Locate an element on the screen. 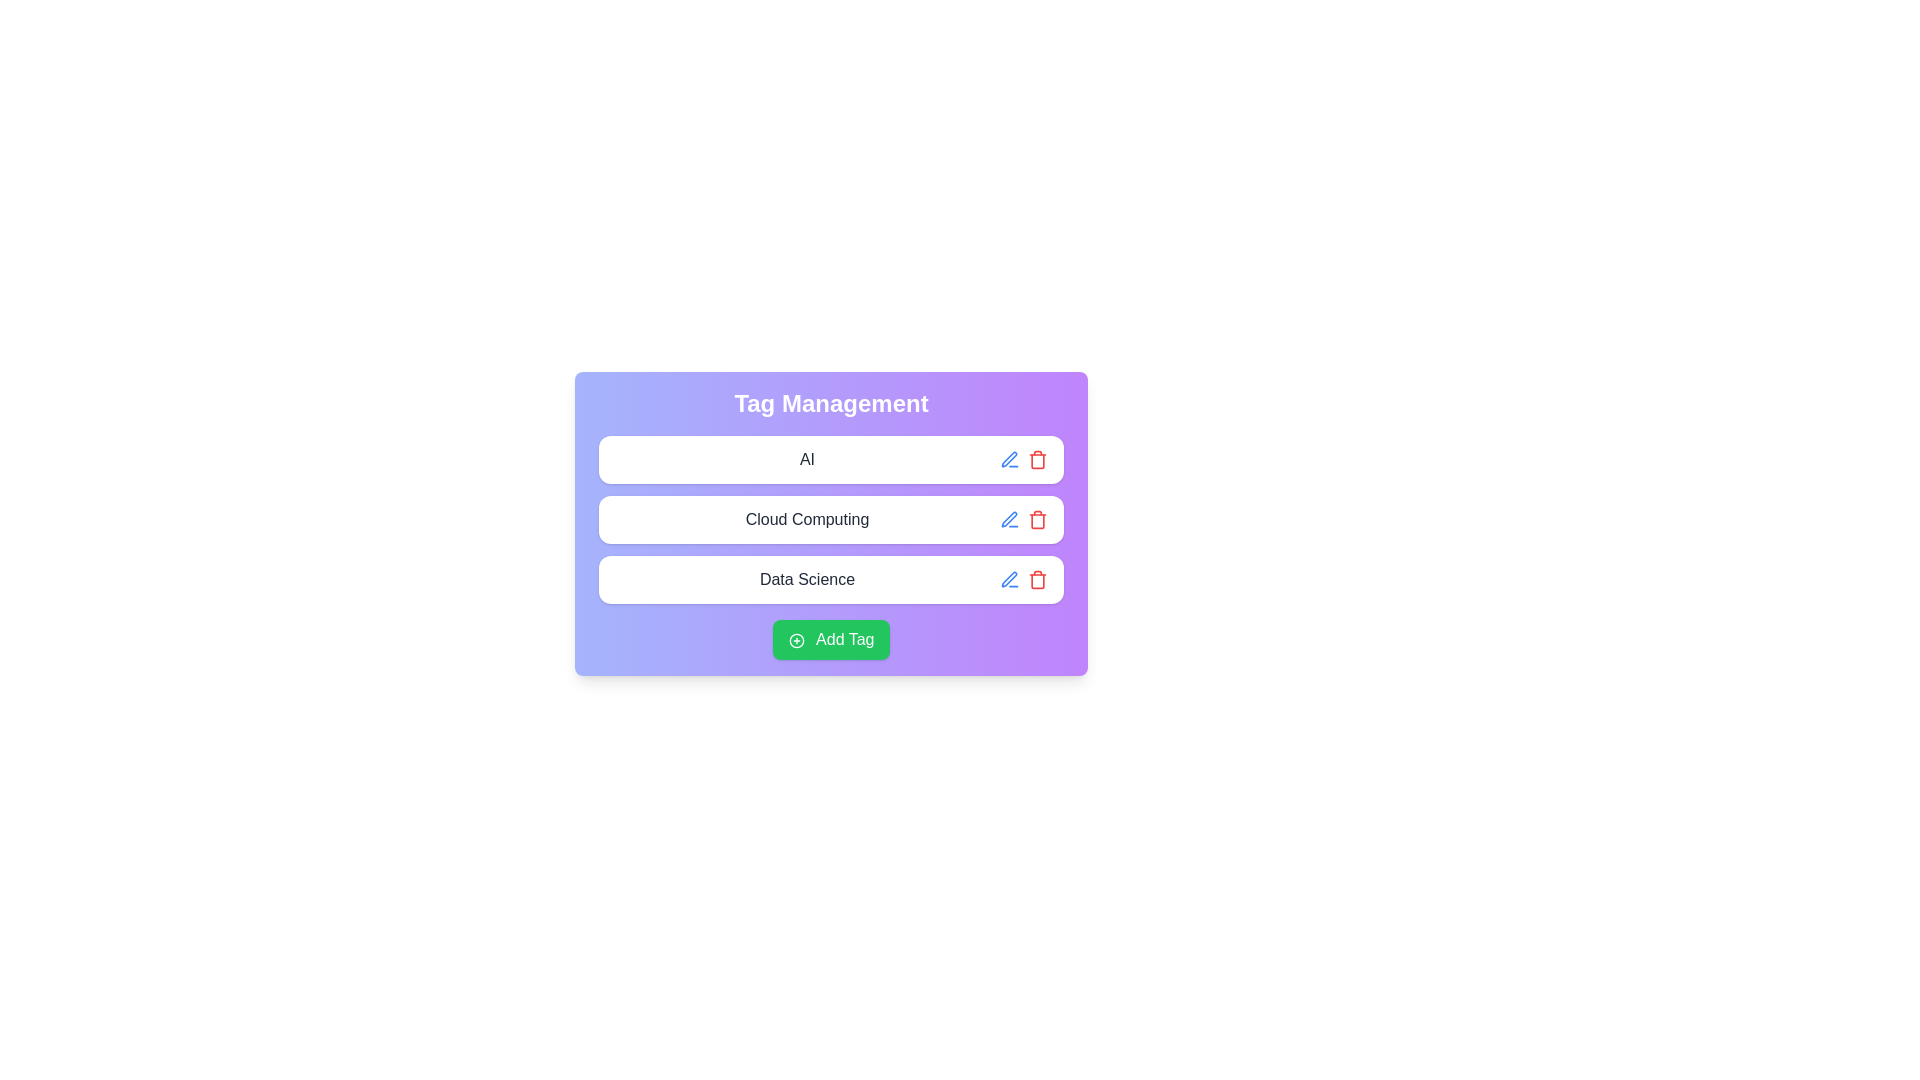  the delete icon button located on the right side of the 'Cloud Computing' entry in the vertical list is located at coordinates (1037, 519).